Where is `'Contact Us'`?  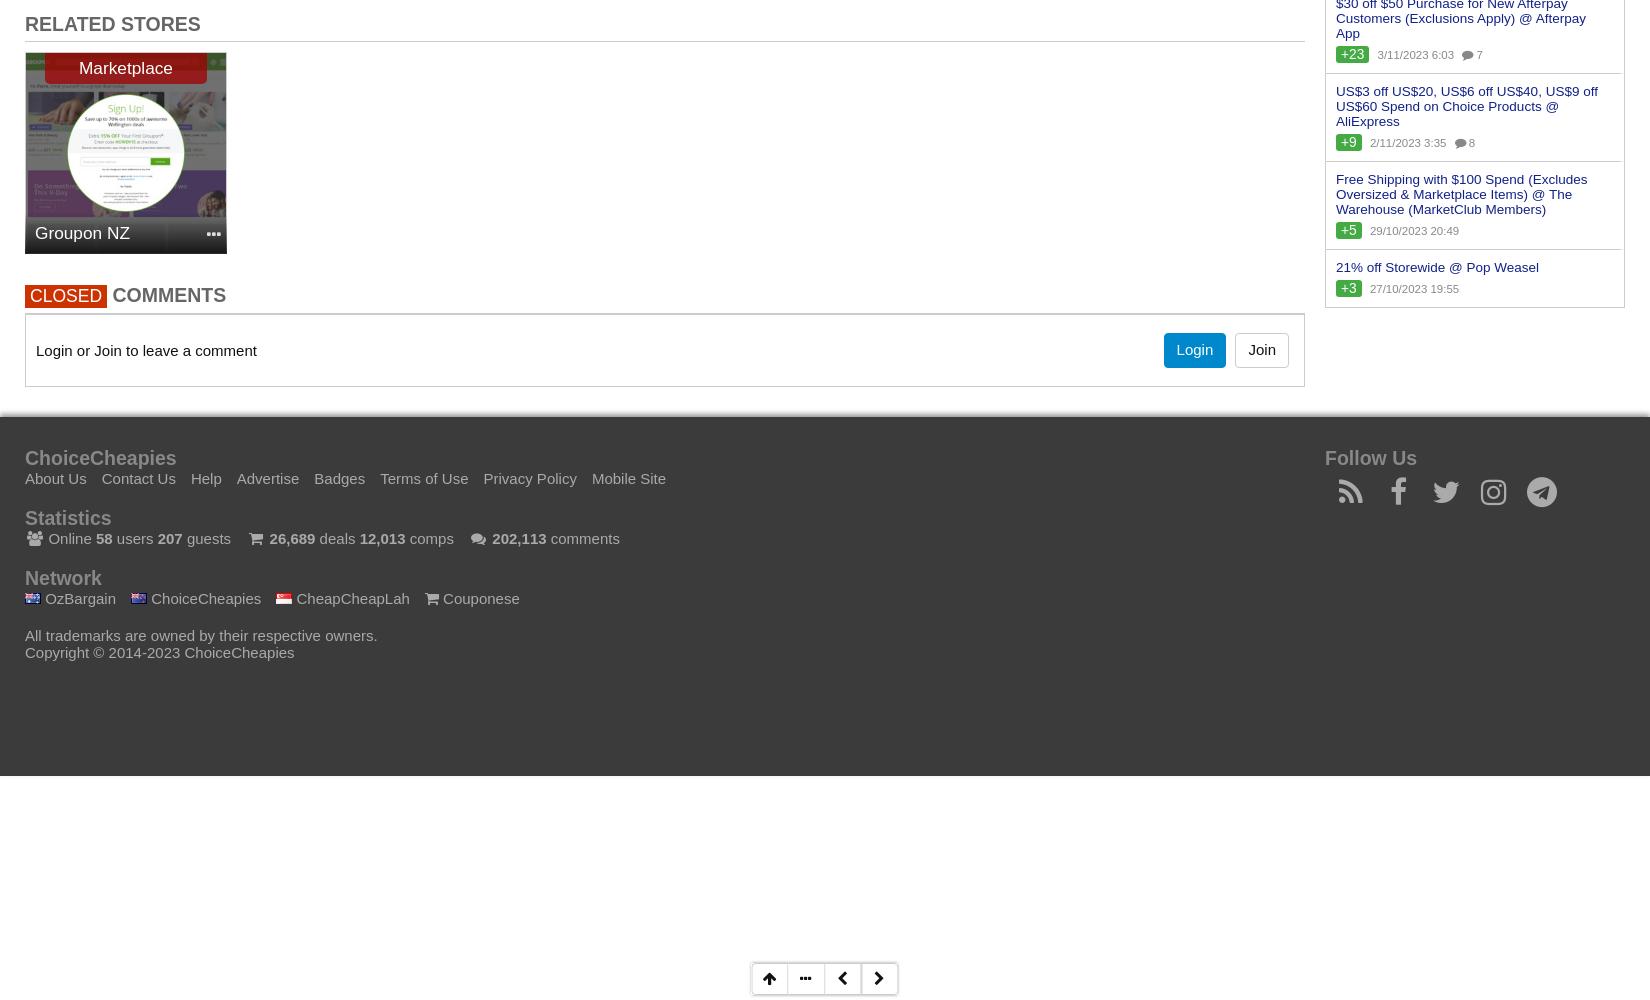 'Contact Us' is located at coordinates (137, 476).